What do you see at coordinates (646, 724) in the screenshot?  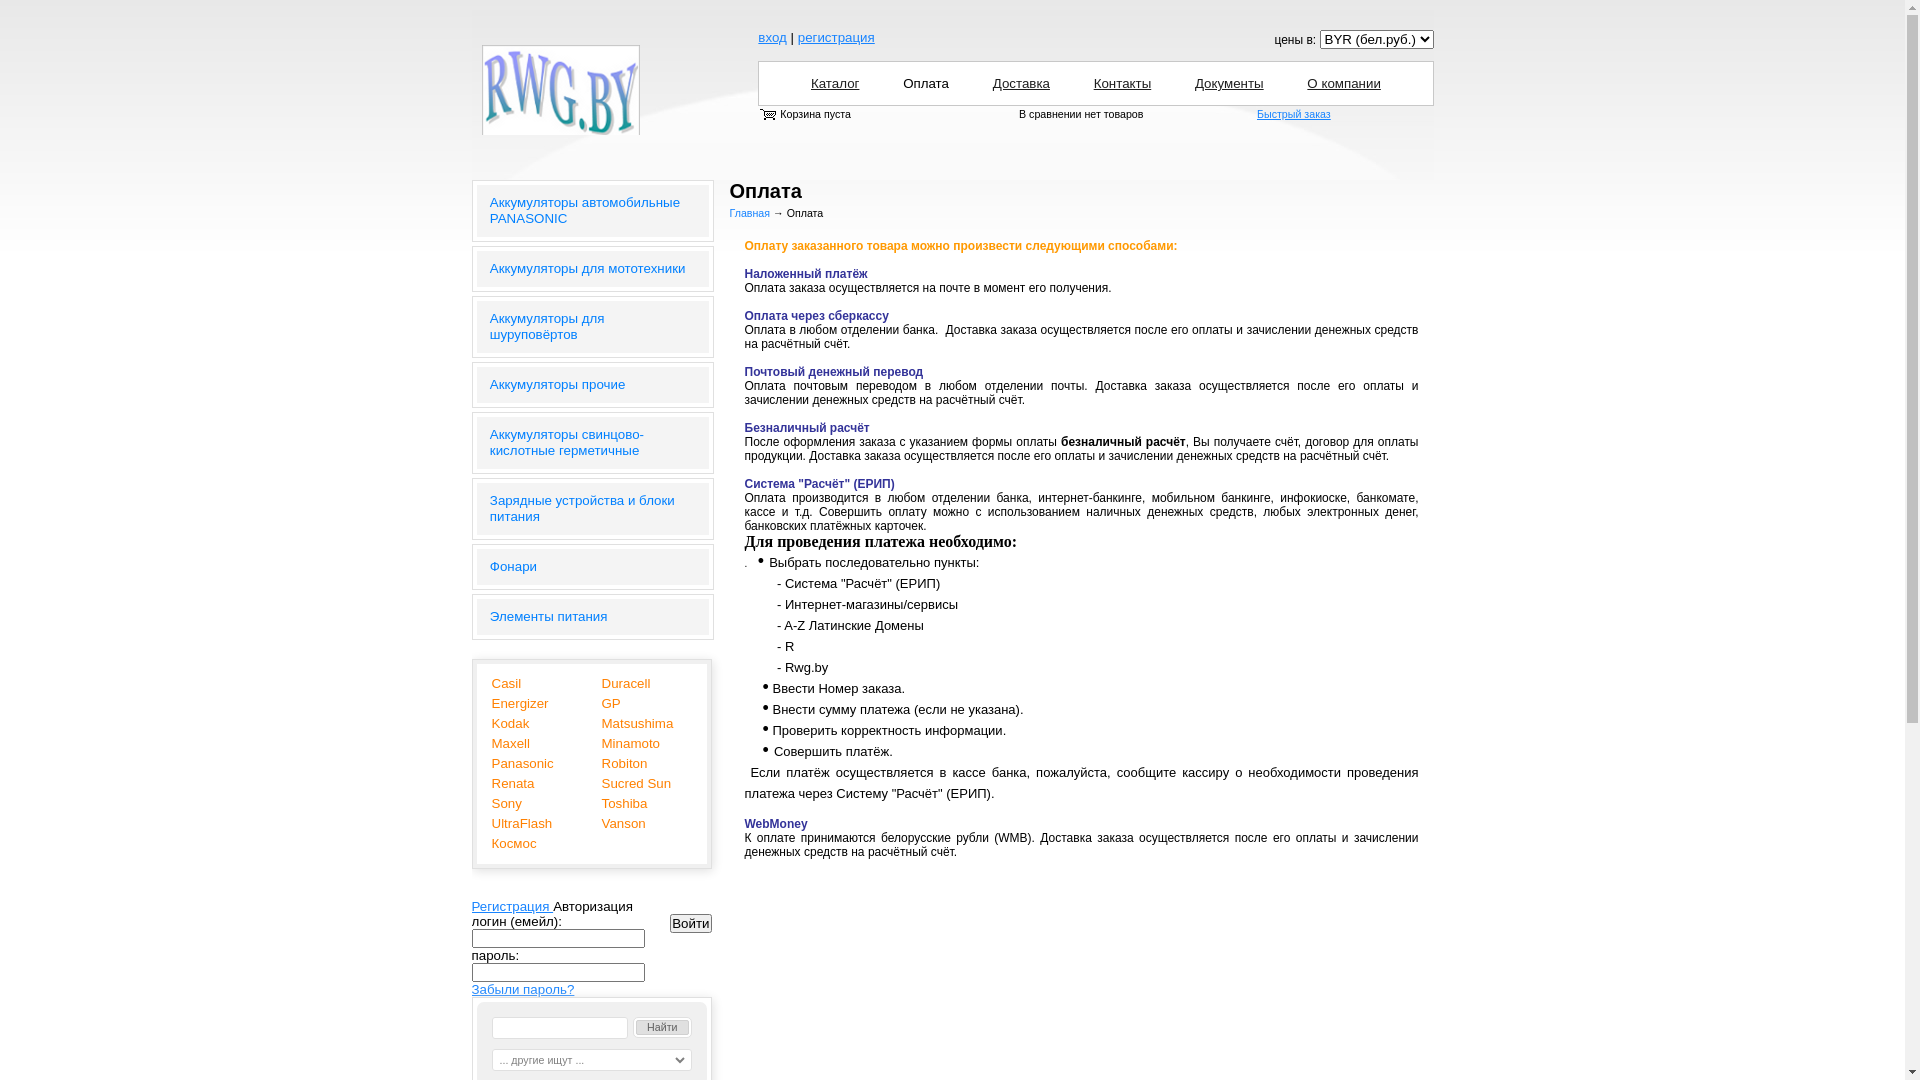 I see `'Matsushima'` at bounding box center [646, 724].